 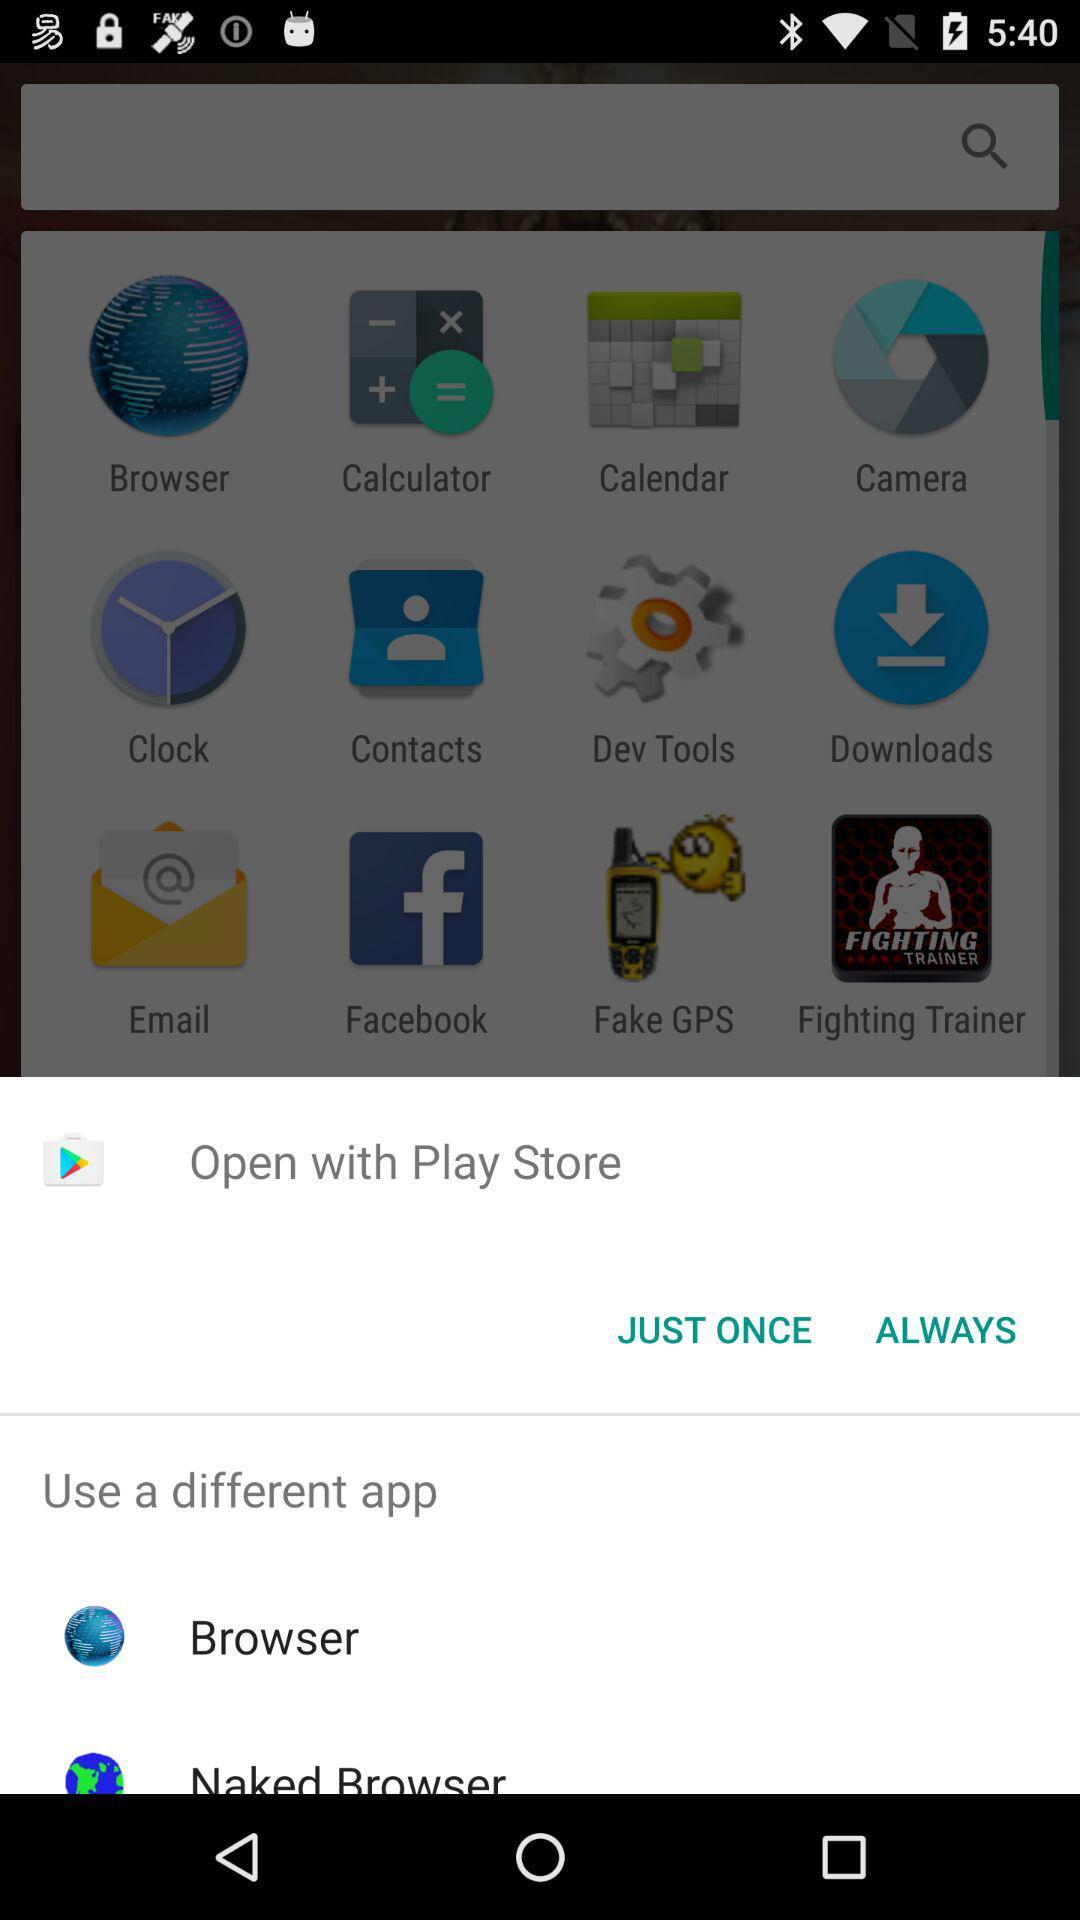 What do you see at coordinates (346, 1772) in the screenshot?
I see `the naked browser` at bounding box center [346, 1772].